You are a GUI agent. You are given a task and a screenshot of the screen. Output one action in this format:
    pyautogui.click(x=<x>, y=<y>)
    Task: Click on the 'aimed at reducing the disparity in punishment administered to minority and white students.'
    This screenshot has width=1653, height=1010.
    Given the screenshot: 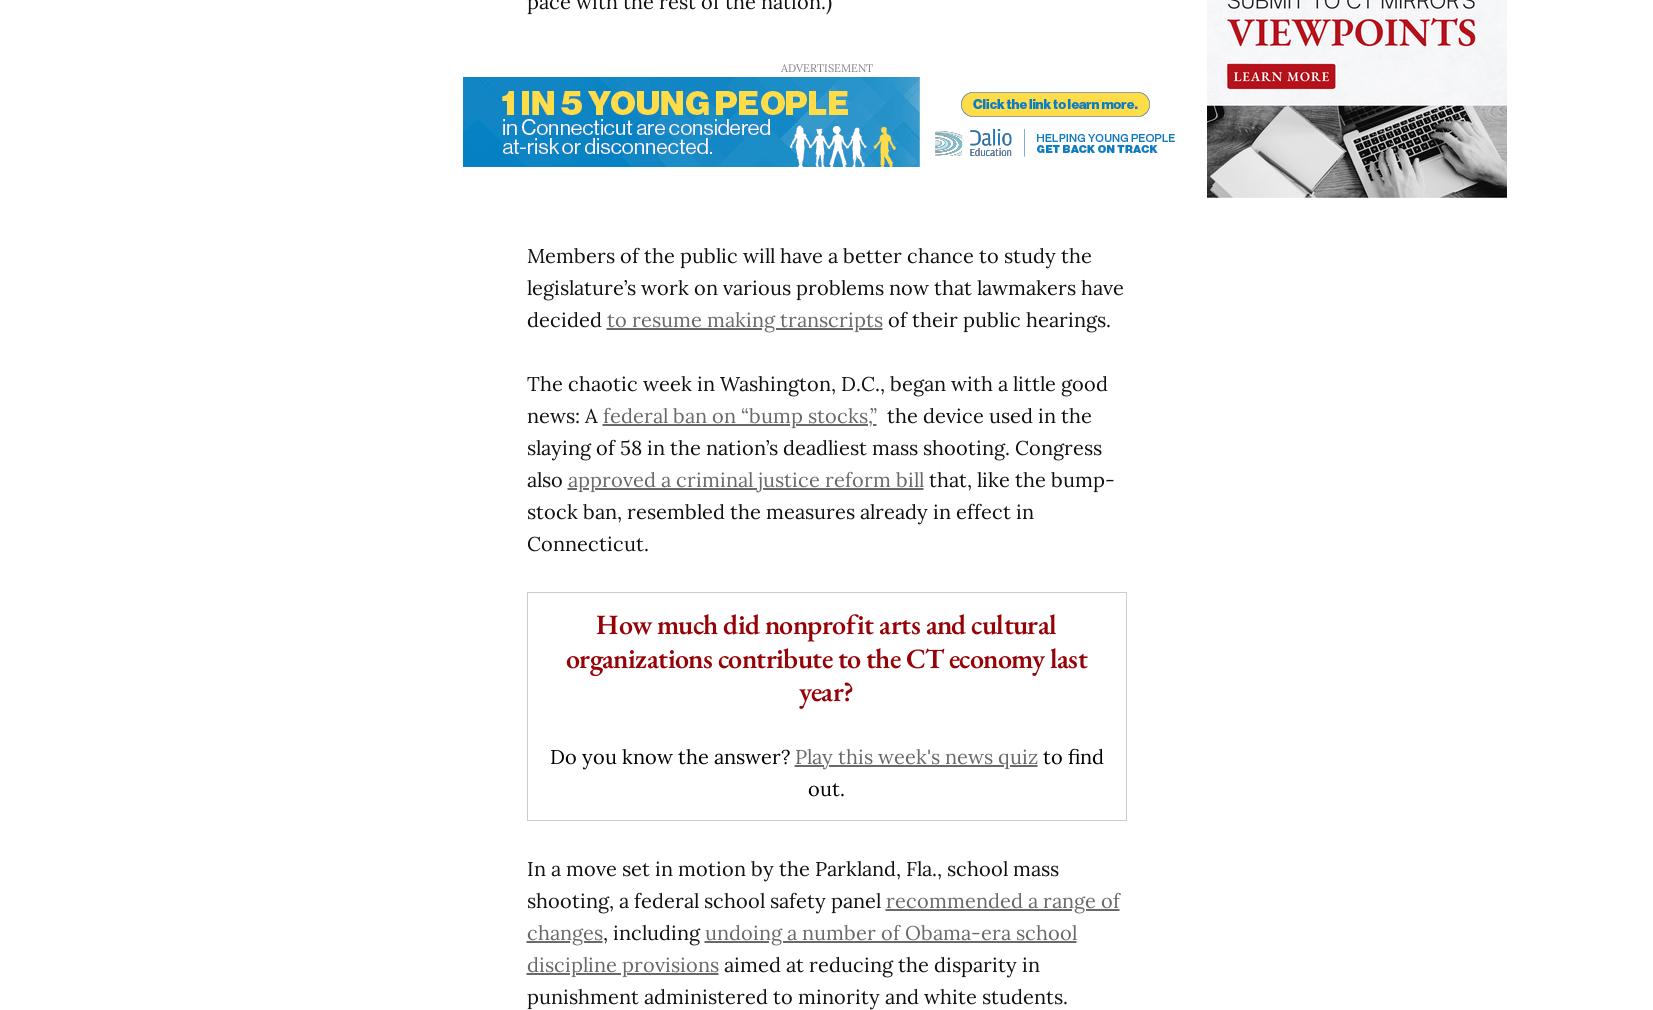 What is the action you would take?
    pyautogui.click(x=795, y=979)
    